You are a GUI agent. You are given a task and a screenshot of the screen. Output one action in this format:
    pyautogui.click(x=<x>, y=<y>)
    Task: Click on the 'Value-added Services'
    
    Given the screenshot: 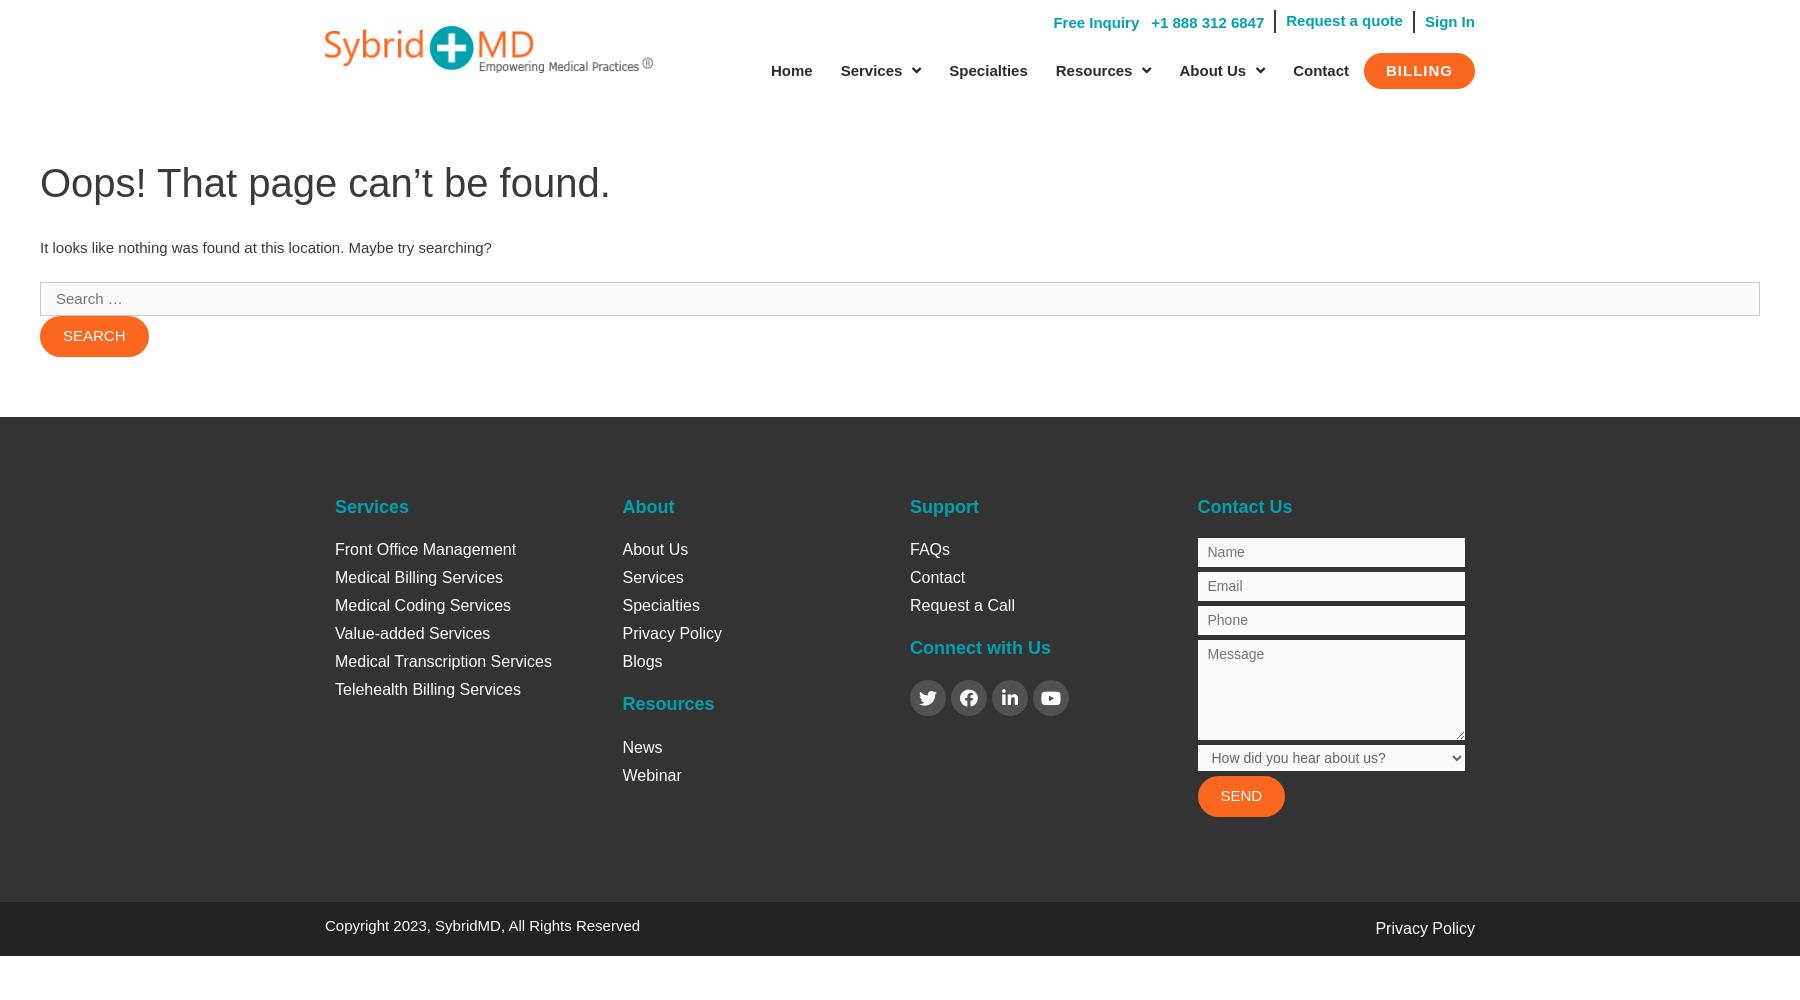 What is the action you would take?
    pyautogui.click(x=412, y=633)
    